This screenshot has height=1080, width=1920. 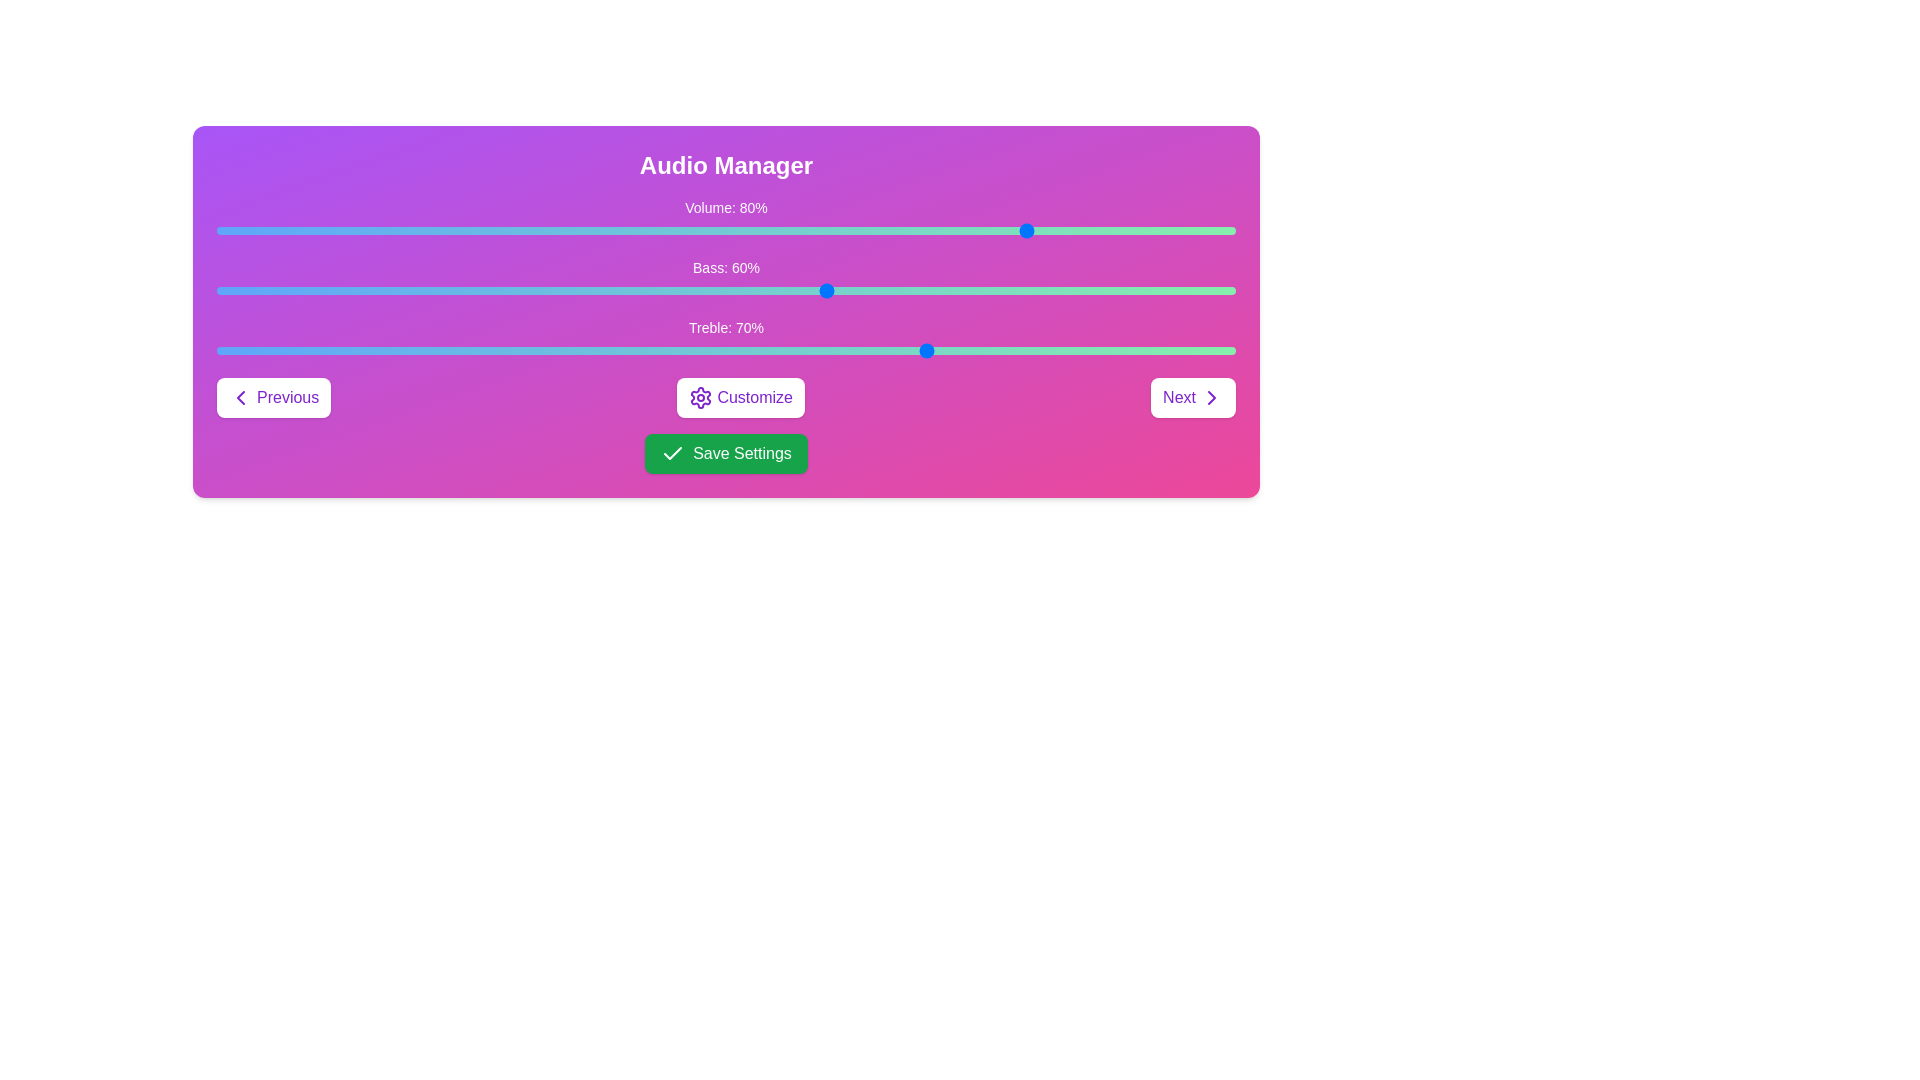 I want to click on the leftward-pointing chevron arrow icon located inside the 'Previous' button at the bottom-left corner of the purple panel, so click(x=240, y=397).